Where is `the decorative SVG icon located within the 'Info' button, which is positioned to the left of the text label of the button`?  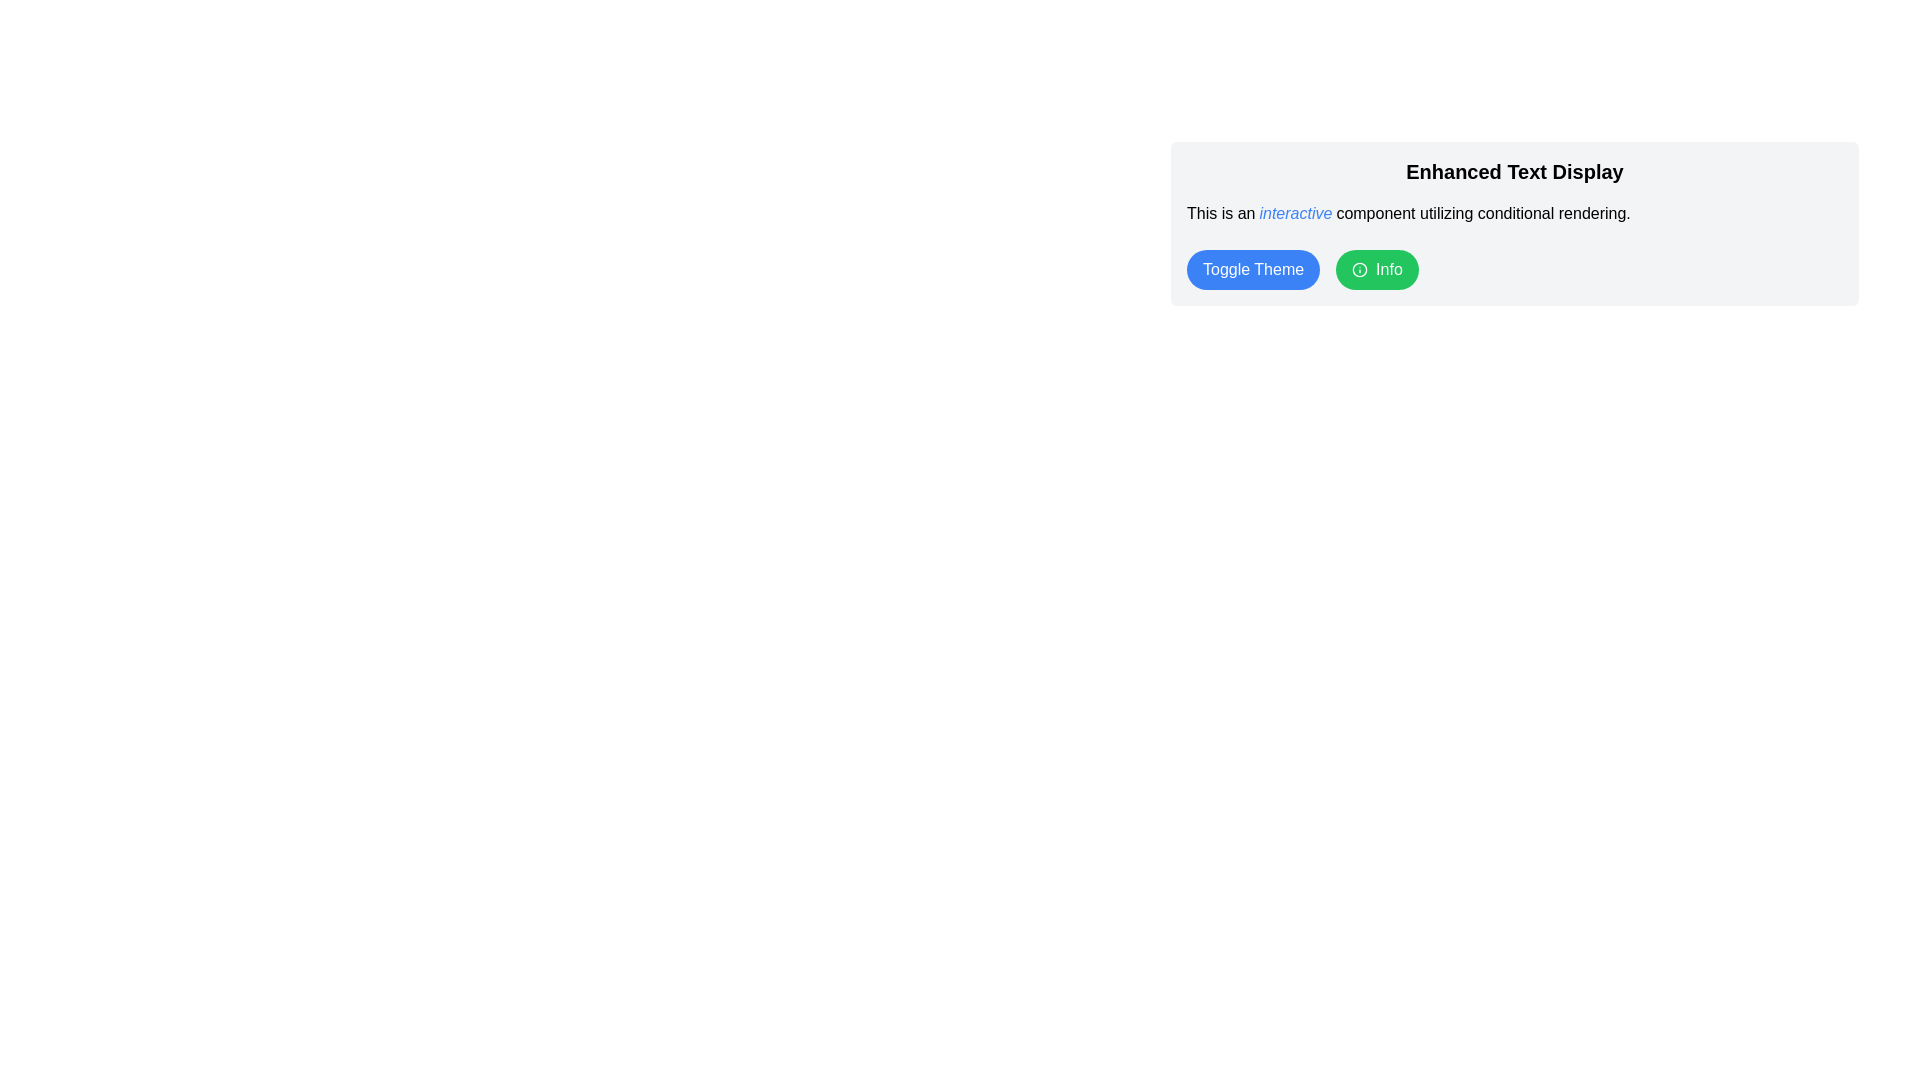
the decorative SVG icon located within the 'Info' button, which is positioned to the left of the text label of the button is located at coordinates (1360, 270).